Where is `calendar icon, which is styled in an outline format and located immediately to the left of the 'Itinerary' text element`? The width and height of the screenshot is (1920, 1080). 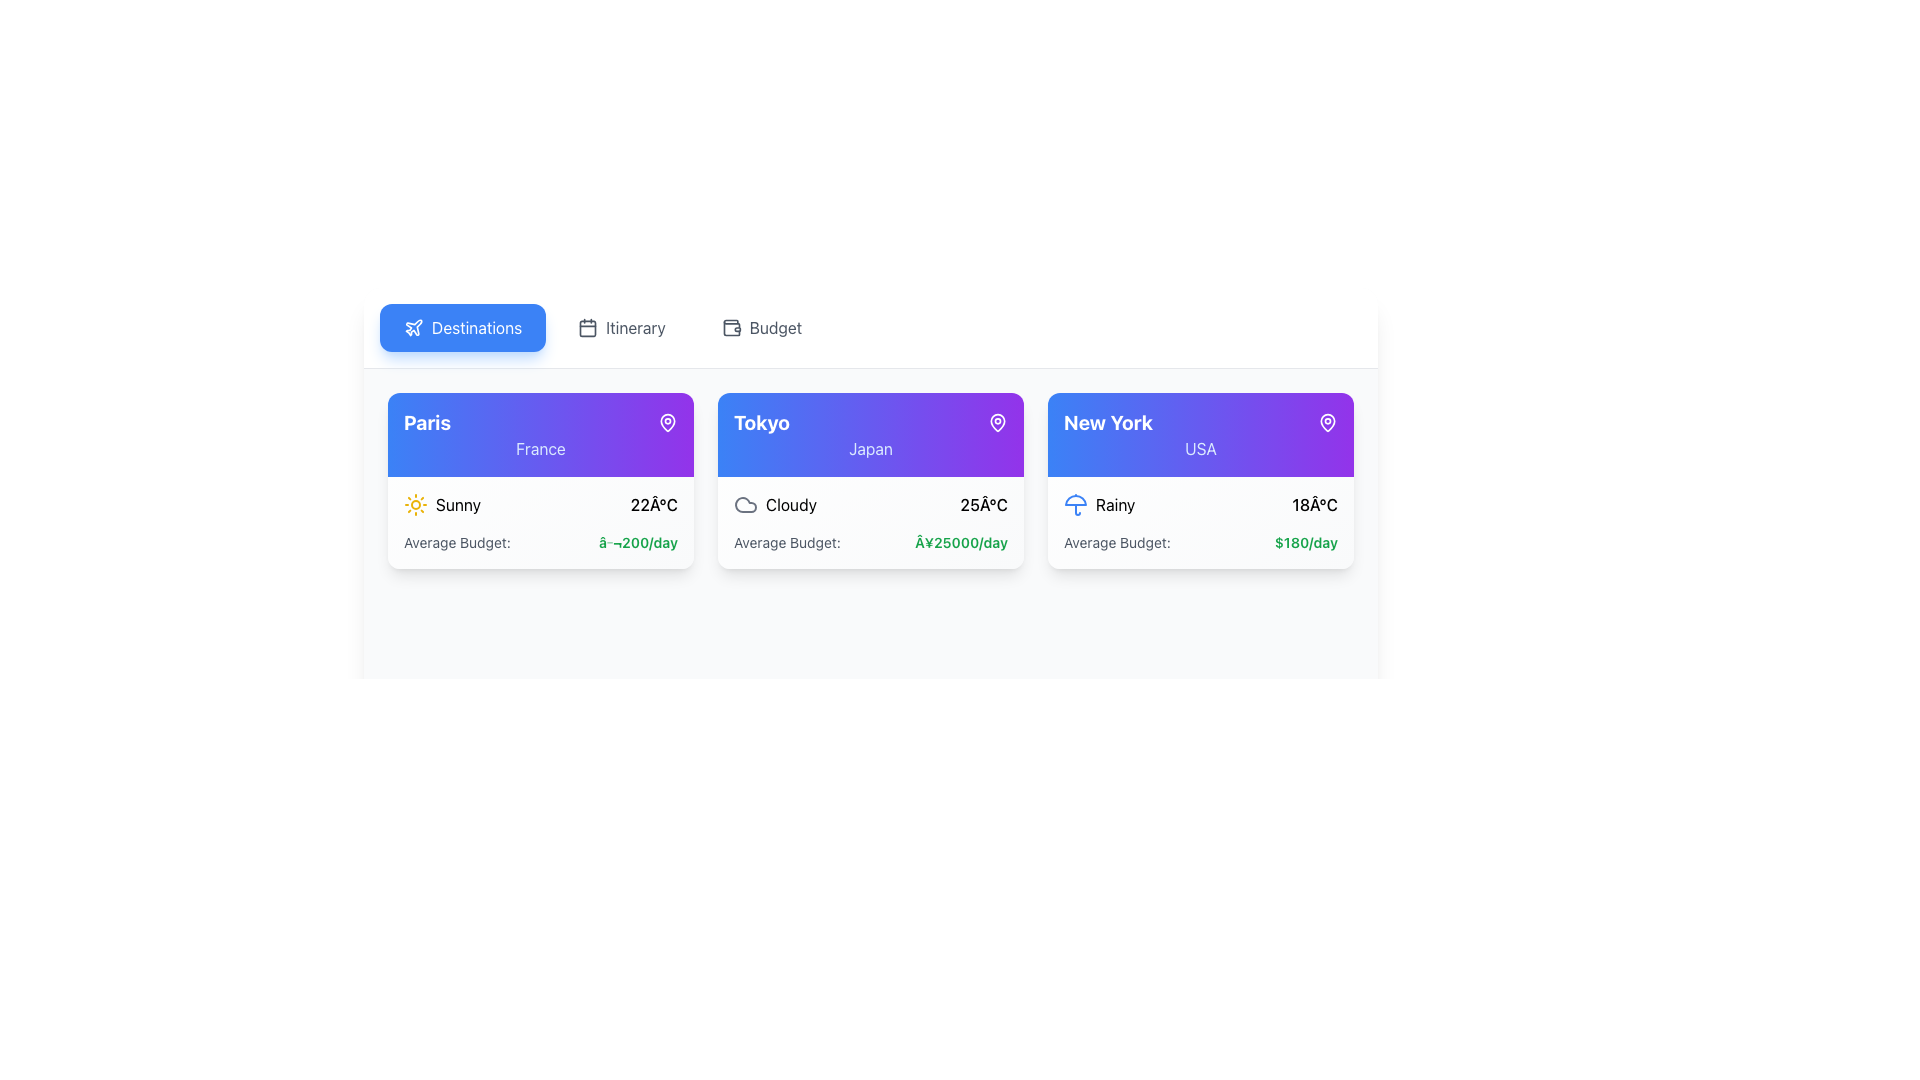 calendar icon, which is styled in an outline format and located immediately to the left of the 'Itinerary' text element is located at coordinates (587, 326).